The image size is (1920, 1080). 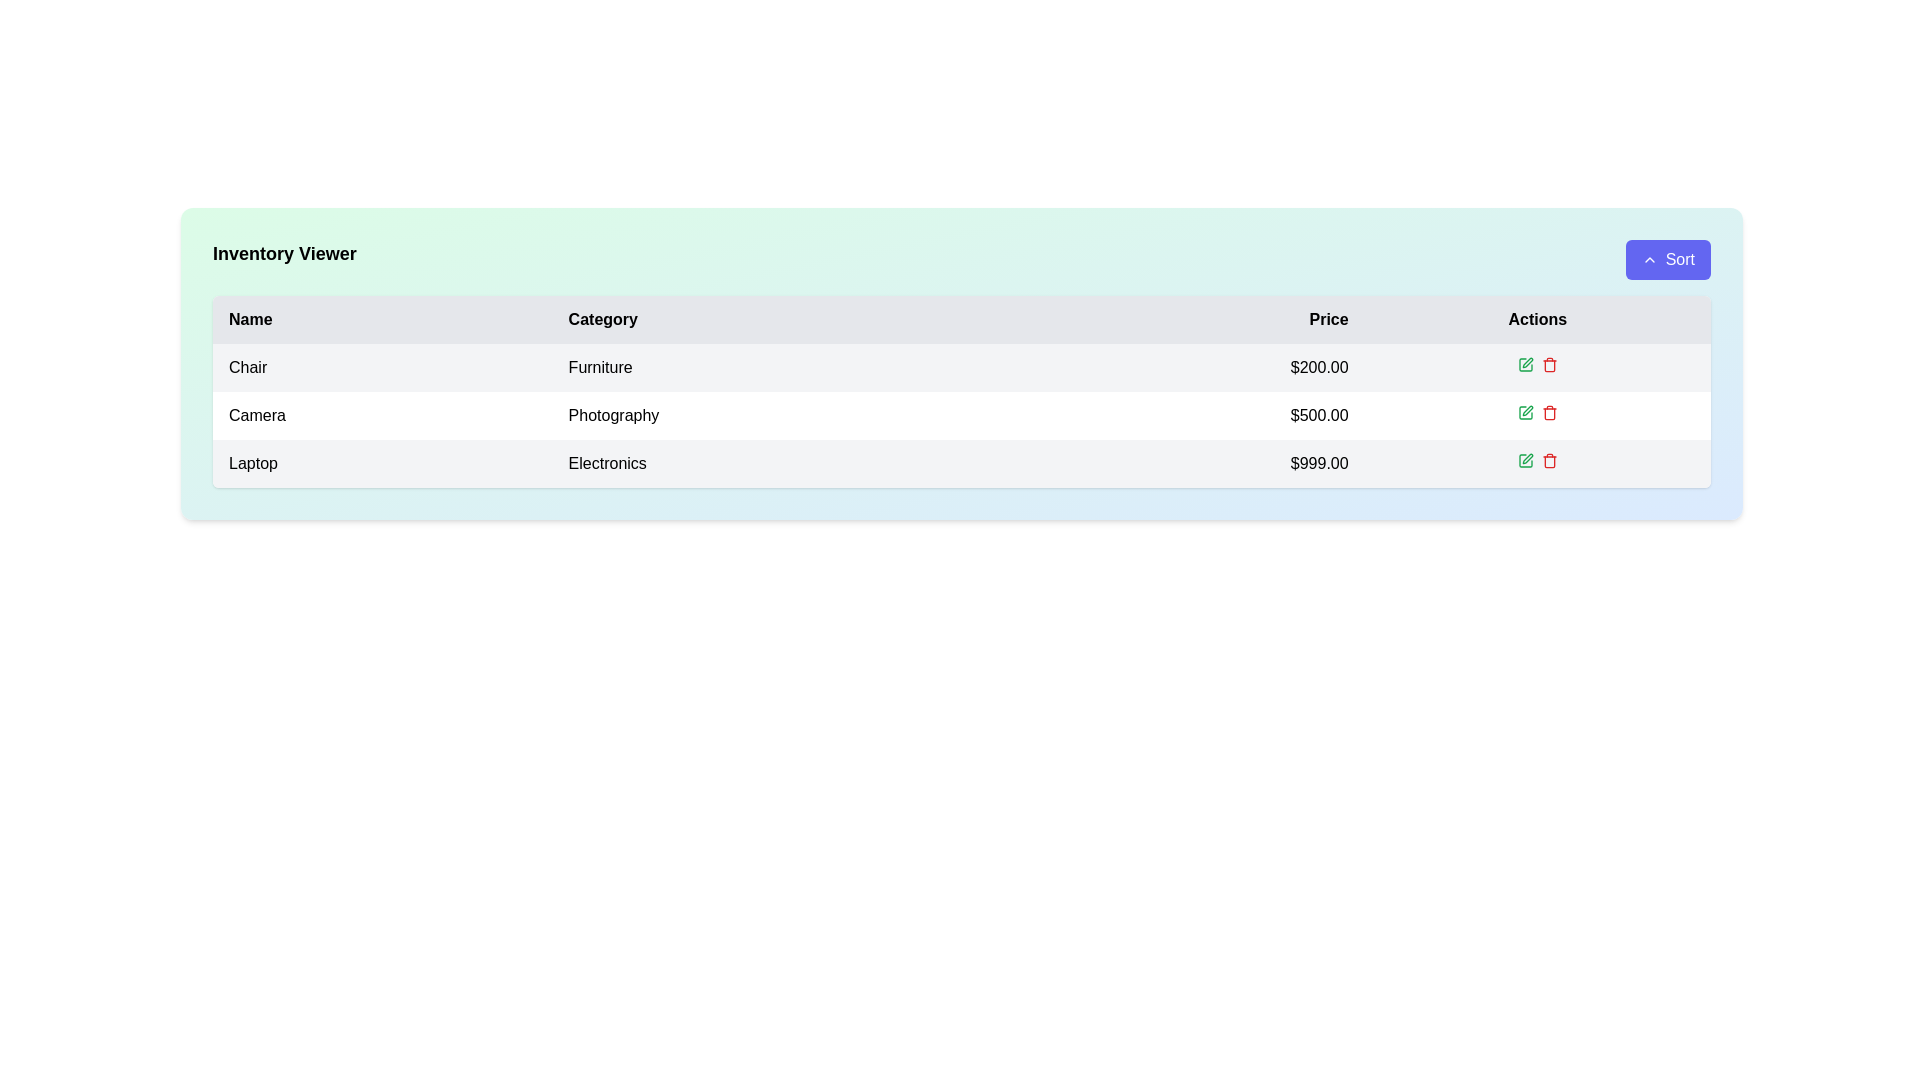 What do you see at coordinates (1526, 362) in the screenshot?
I see `the edit button icon (pen icon) located in the 'Actions' column of the first row, which corresponds to the 'Chair' item in the 'Name' column` at bounding box center [1526, 362].